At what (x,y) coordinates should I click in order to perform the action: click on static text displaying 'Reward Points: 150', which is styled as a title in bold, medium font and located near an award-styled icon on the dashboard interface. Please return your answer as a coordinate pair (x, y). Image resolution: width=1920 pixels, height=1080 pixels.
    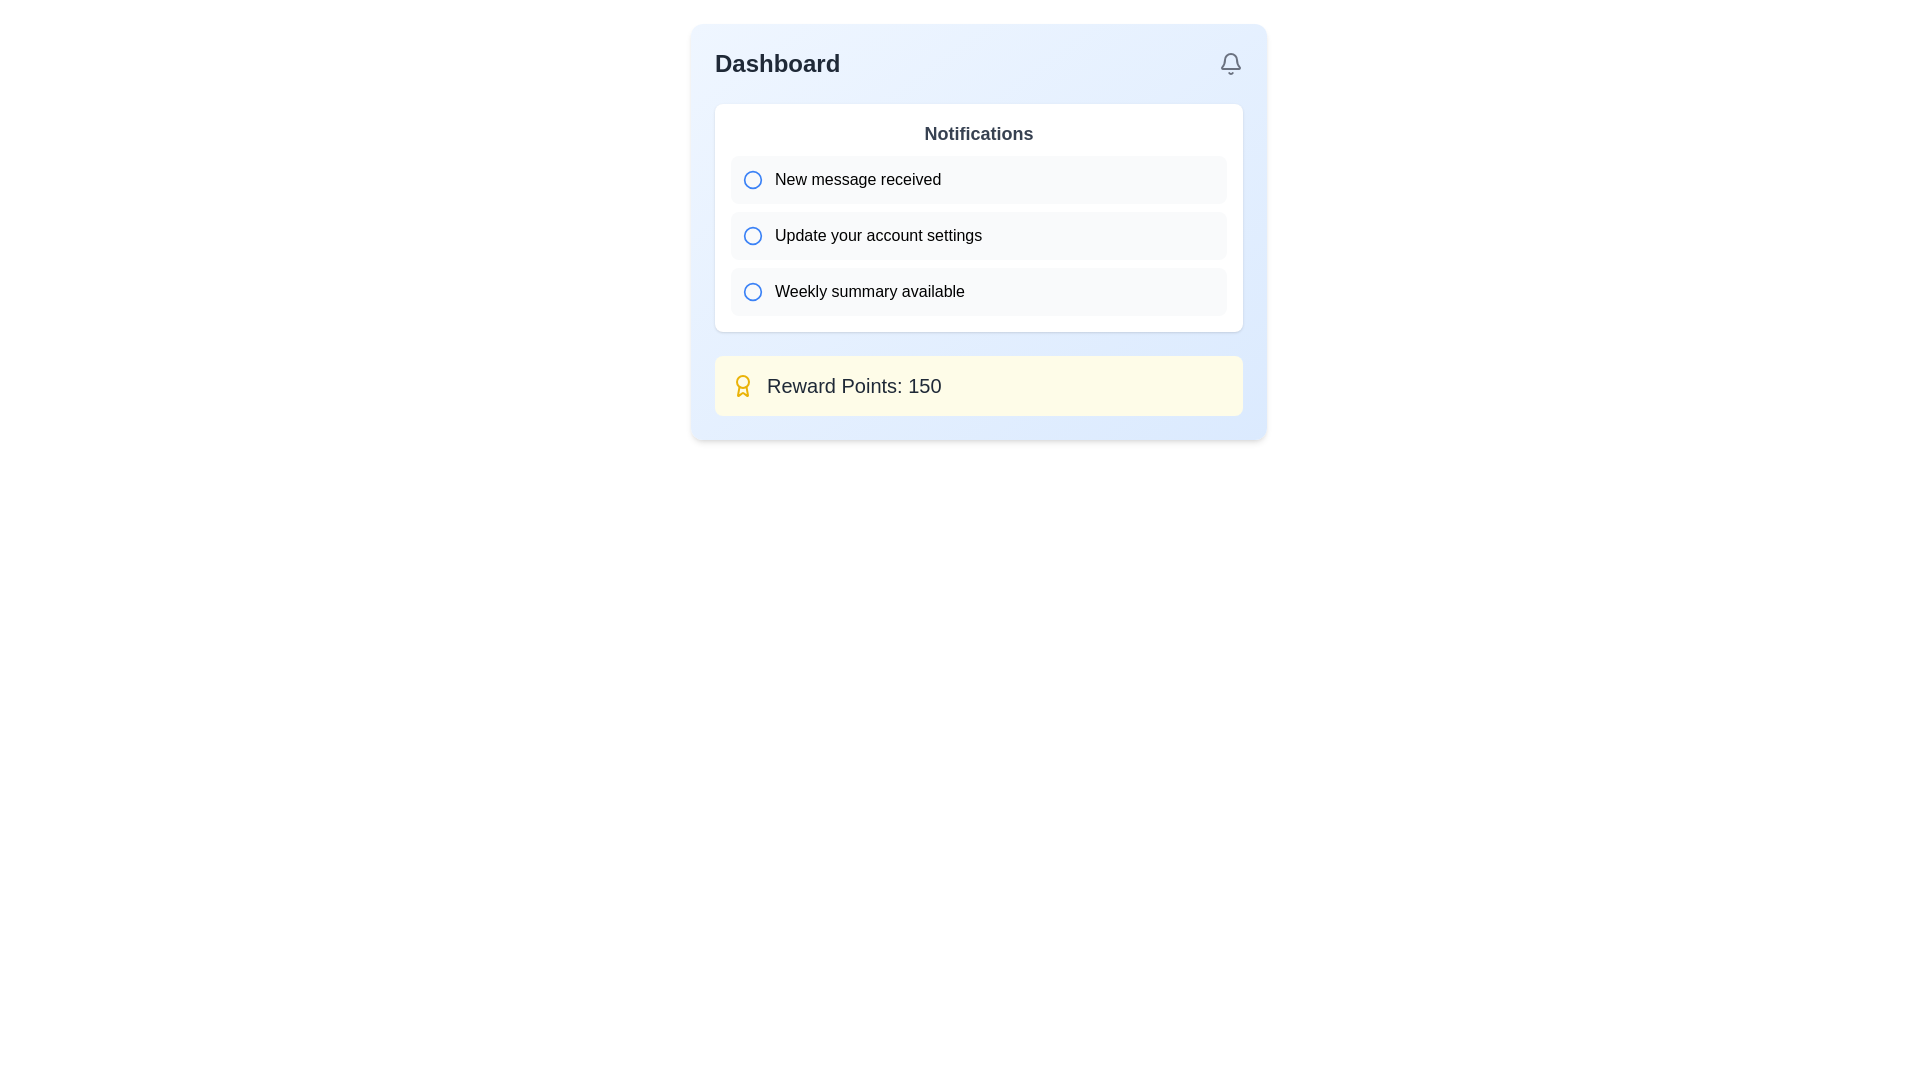
    Looking at the image, I should click on (854, 385).